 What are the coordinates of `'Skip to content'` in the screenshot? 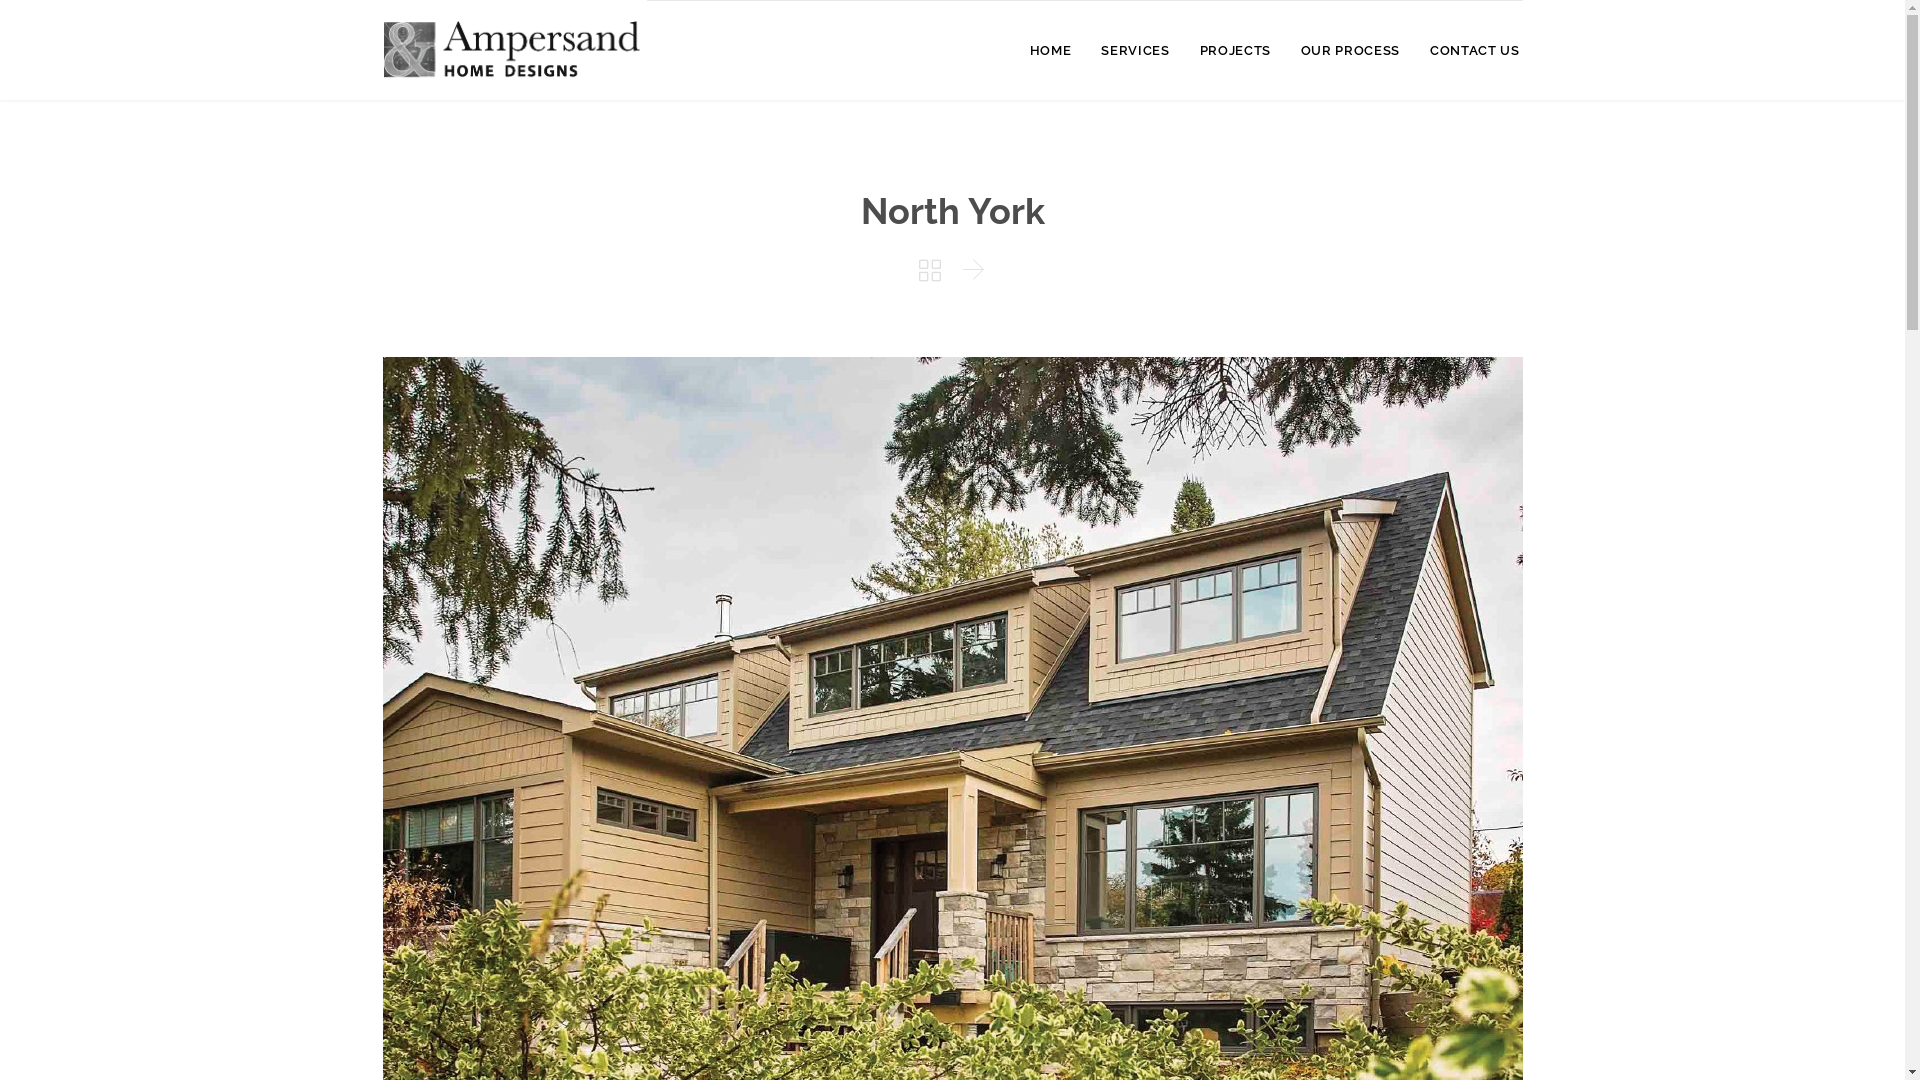 It's located at (1533, 26).